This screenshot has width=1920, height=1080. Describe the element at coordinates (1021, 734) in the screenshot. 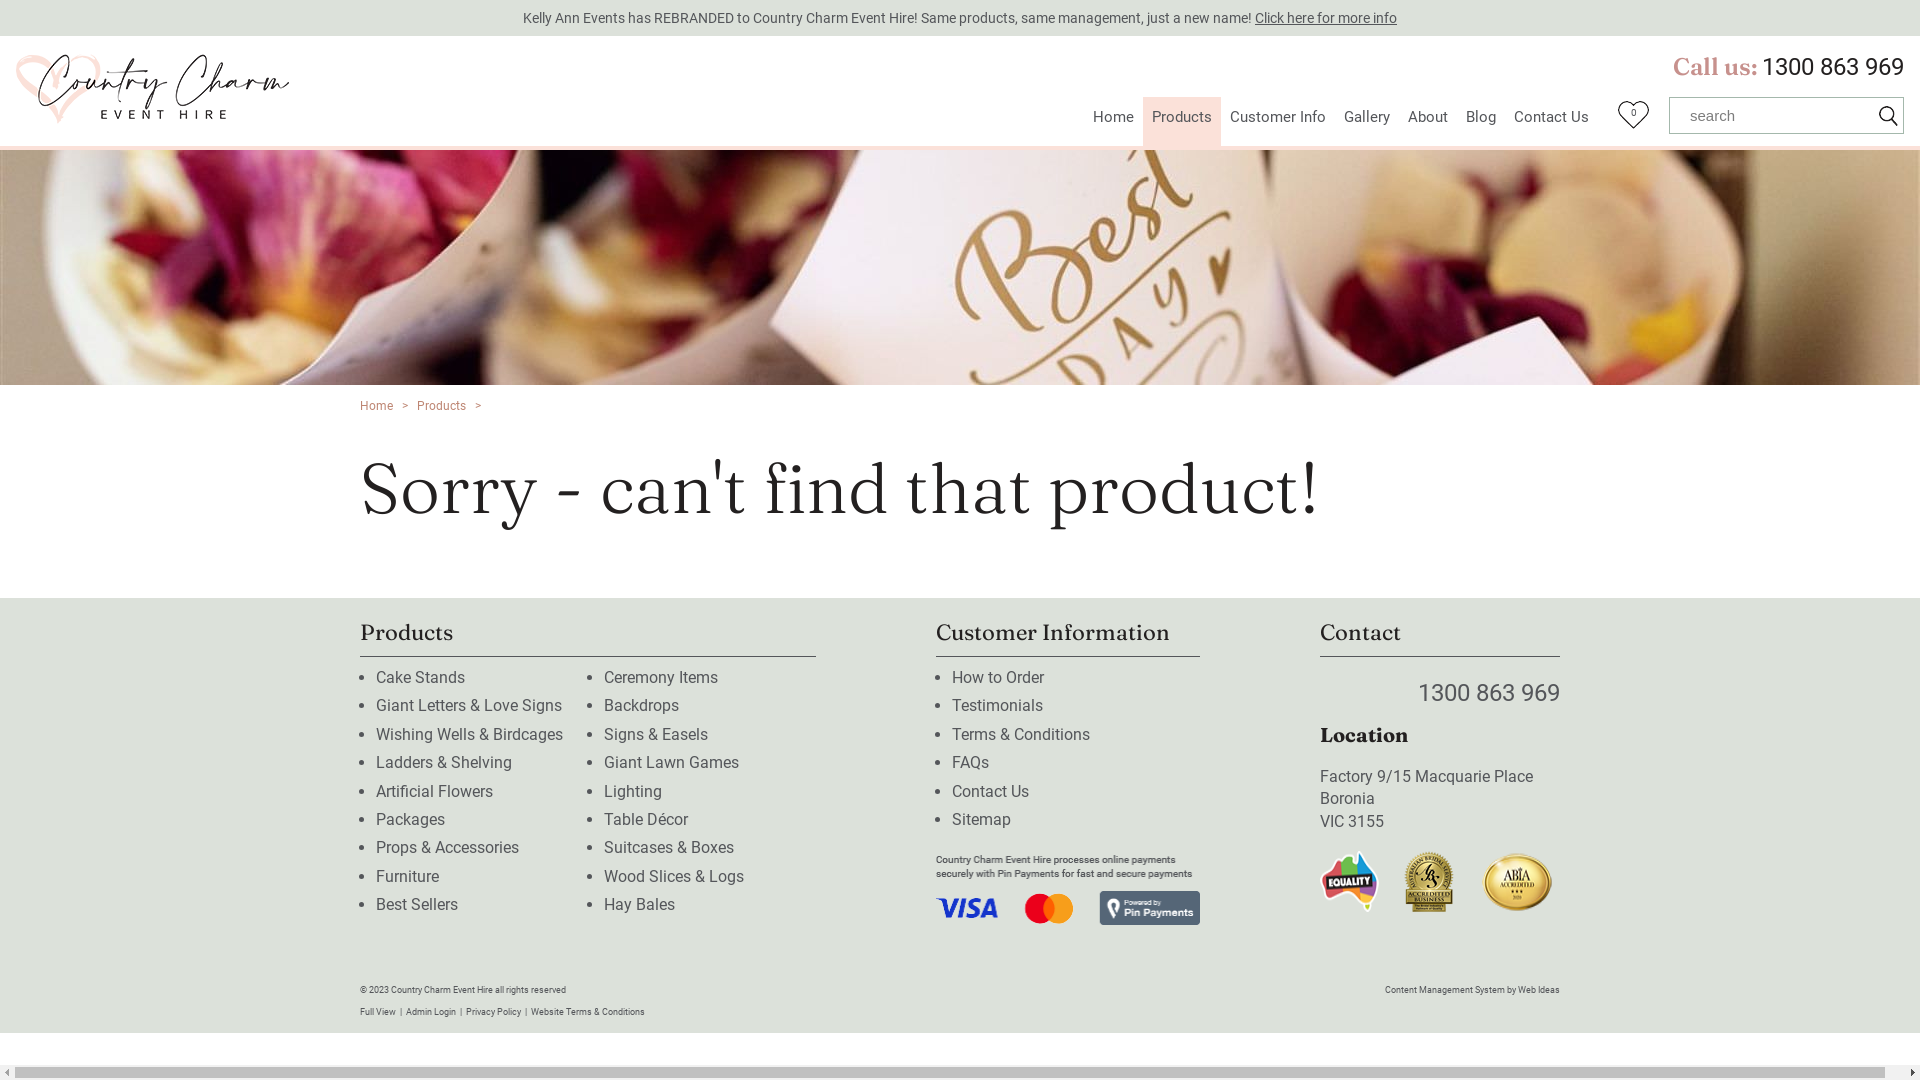

I see `'Terms & Conditions'` at that location.